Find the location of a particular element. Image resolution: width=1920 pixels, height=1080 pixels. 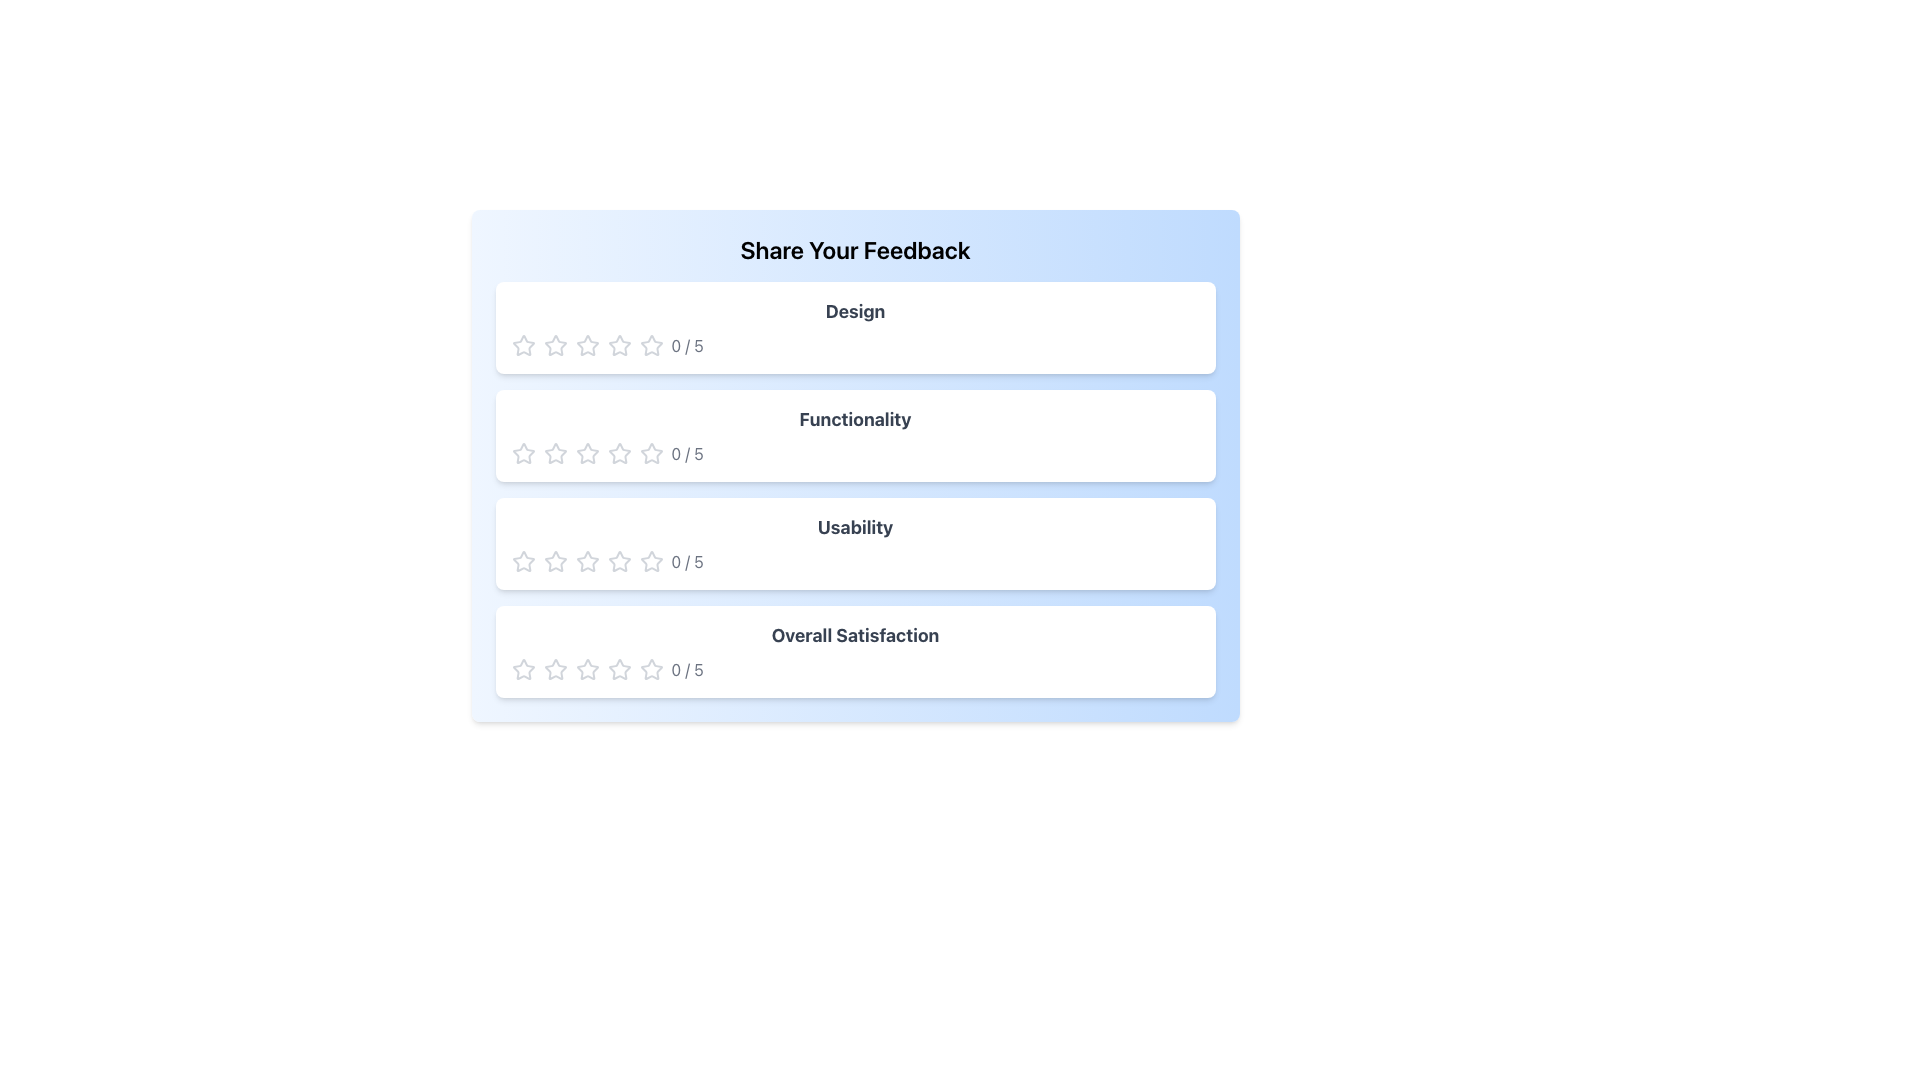

the fifth star in the row of five stars within the third rating section labeled 'Usability' is located at coordinates (651, 562).